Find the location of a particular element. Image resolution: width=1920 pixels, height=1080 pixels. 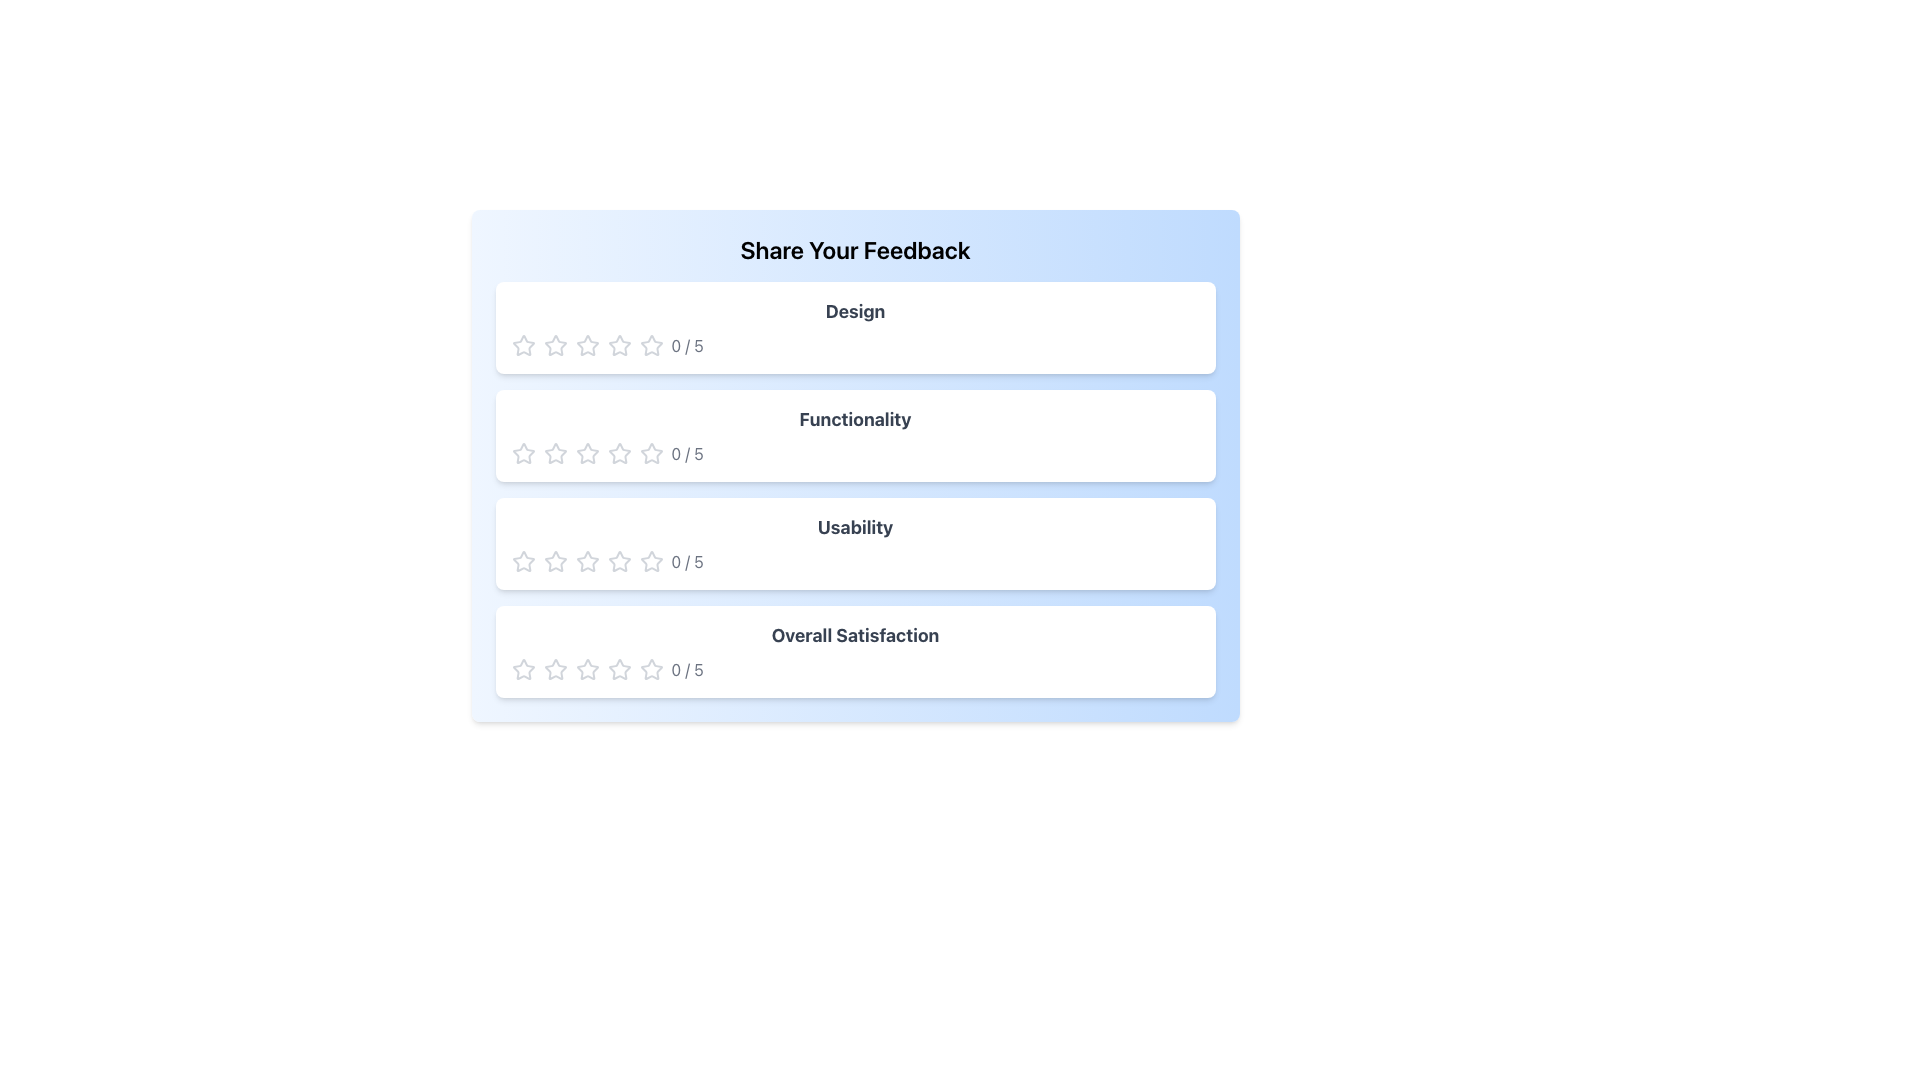

the fifth star in the row of five stars within the third rating section labeled 'Usability' is located at coordinates (651, 562).